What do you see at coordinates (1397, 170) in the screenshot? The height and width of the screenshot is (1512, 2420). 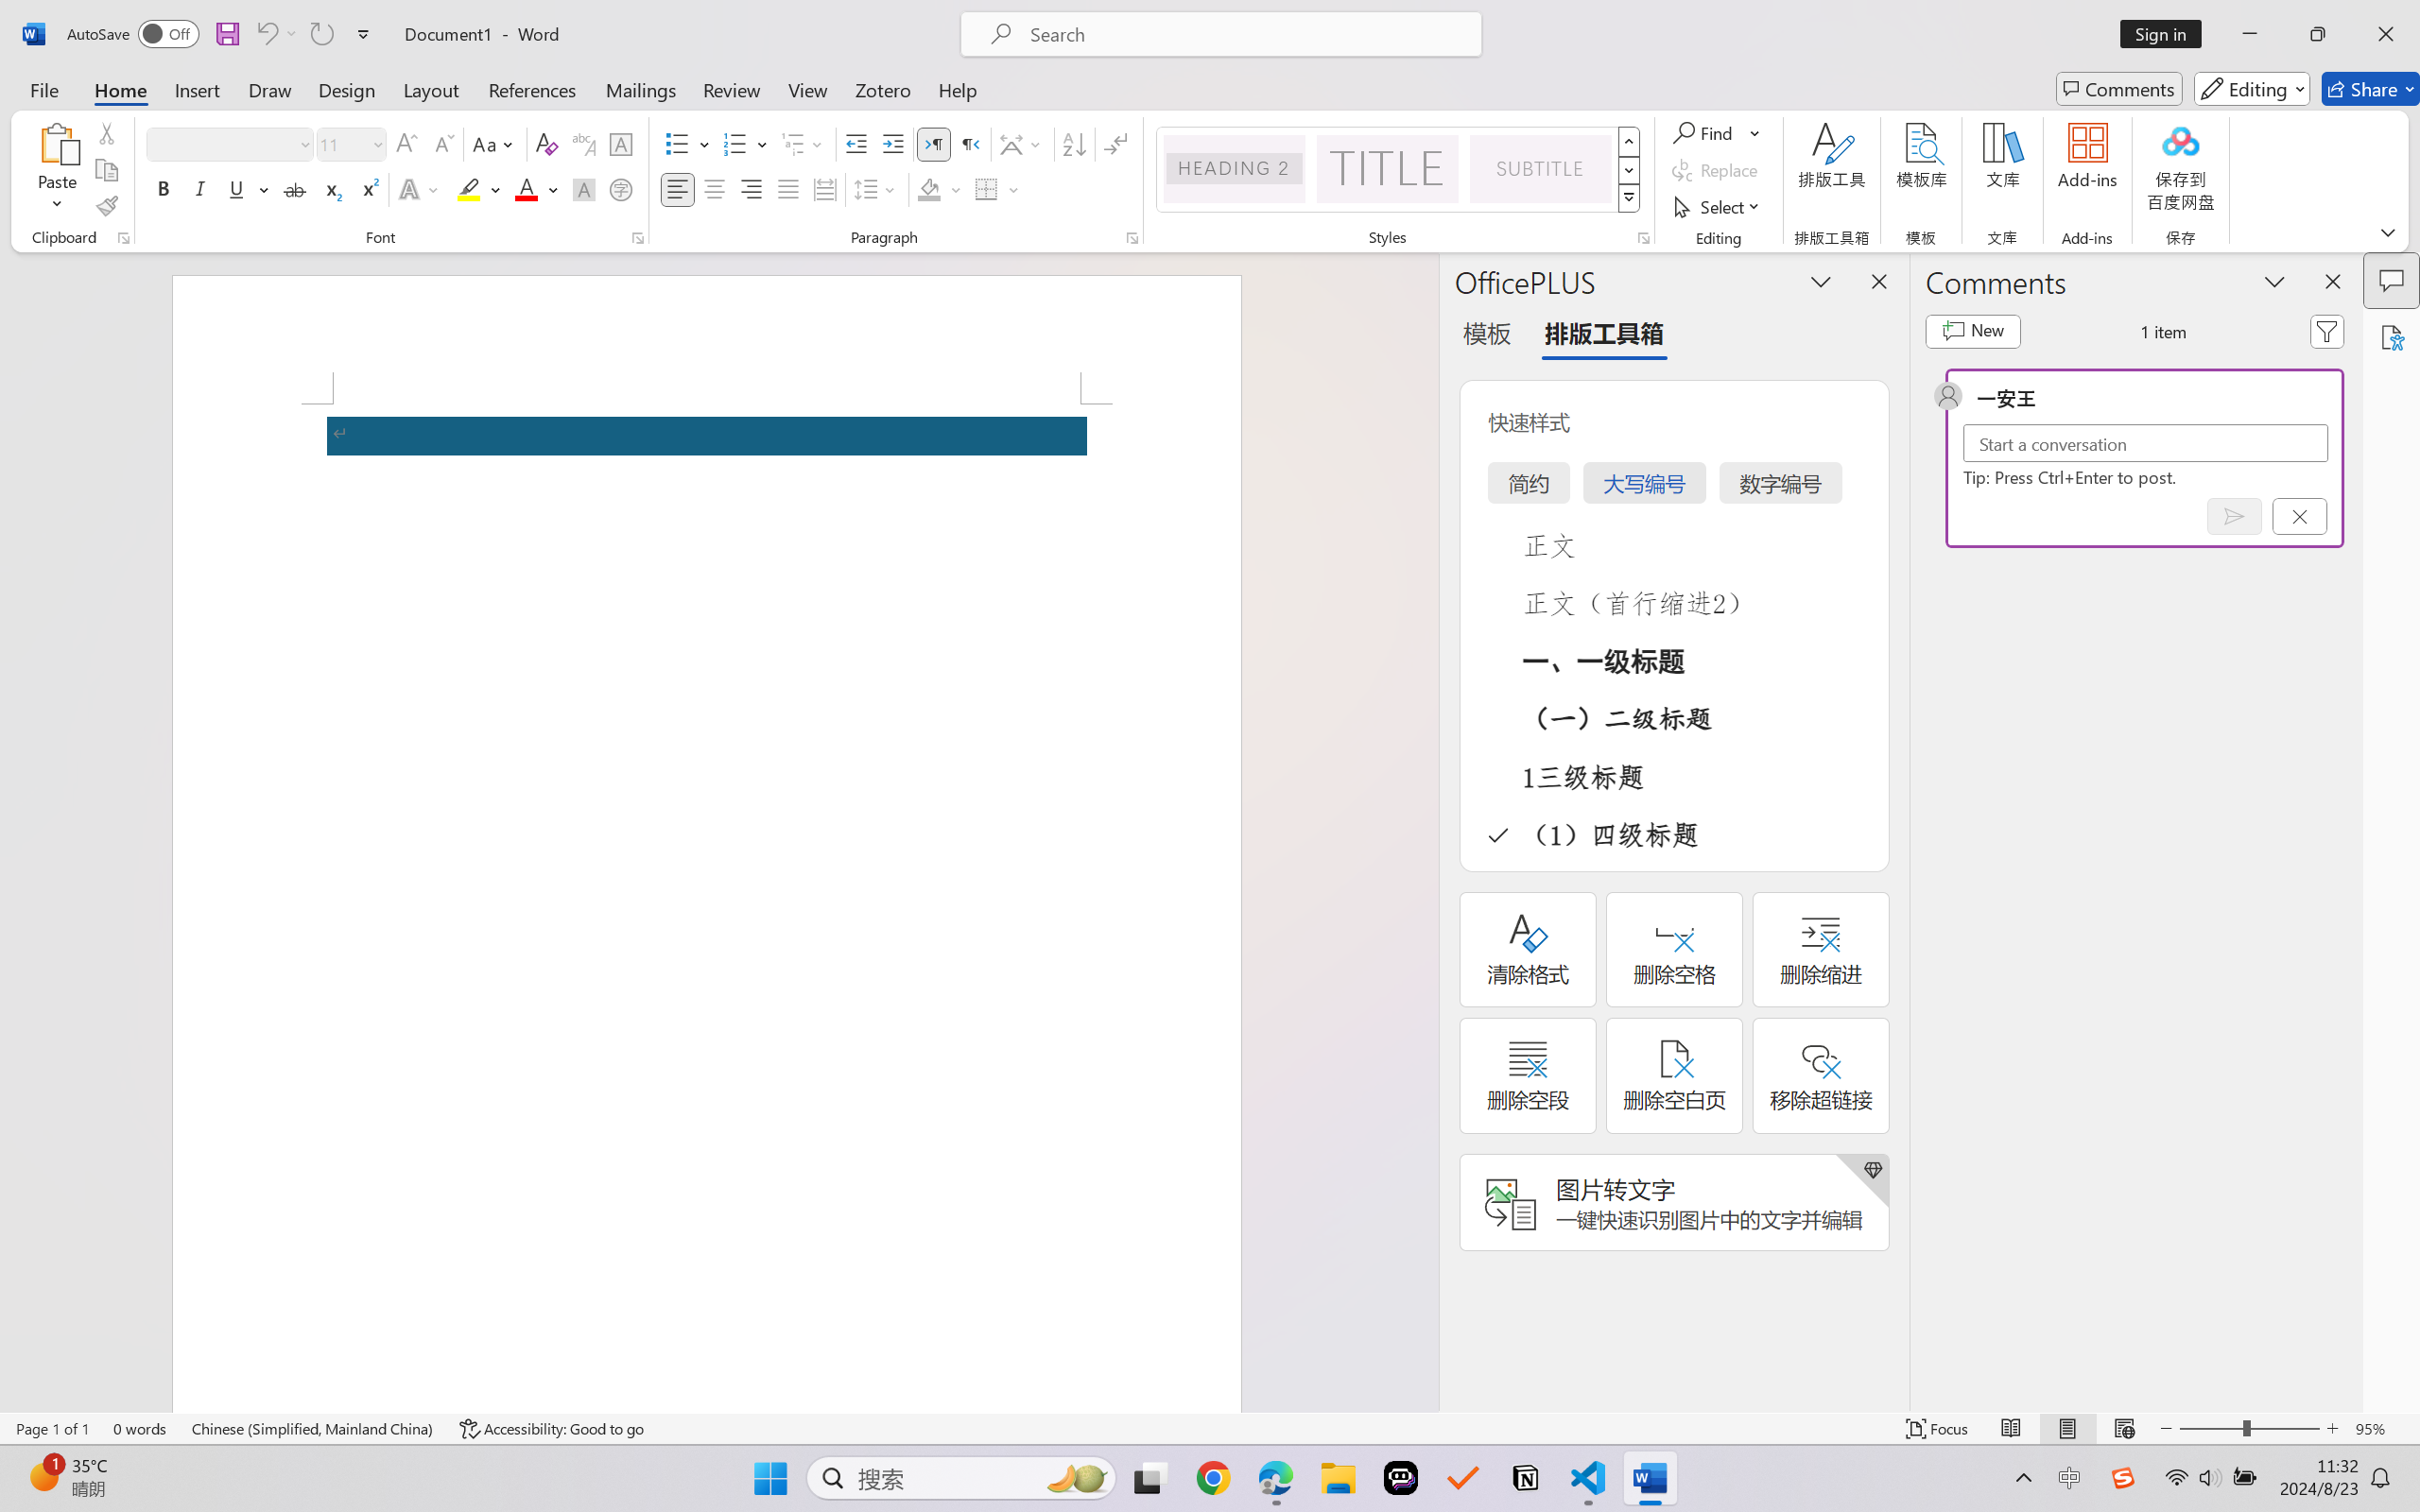 I see `'AutomationID: QuickStylesGallery'` at bounding box center [1397, 170].